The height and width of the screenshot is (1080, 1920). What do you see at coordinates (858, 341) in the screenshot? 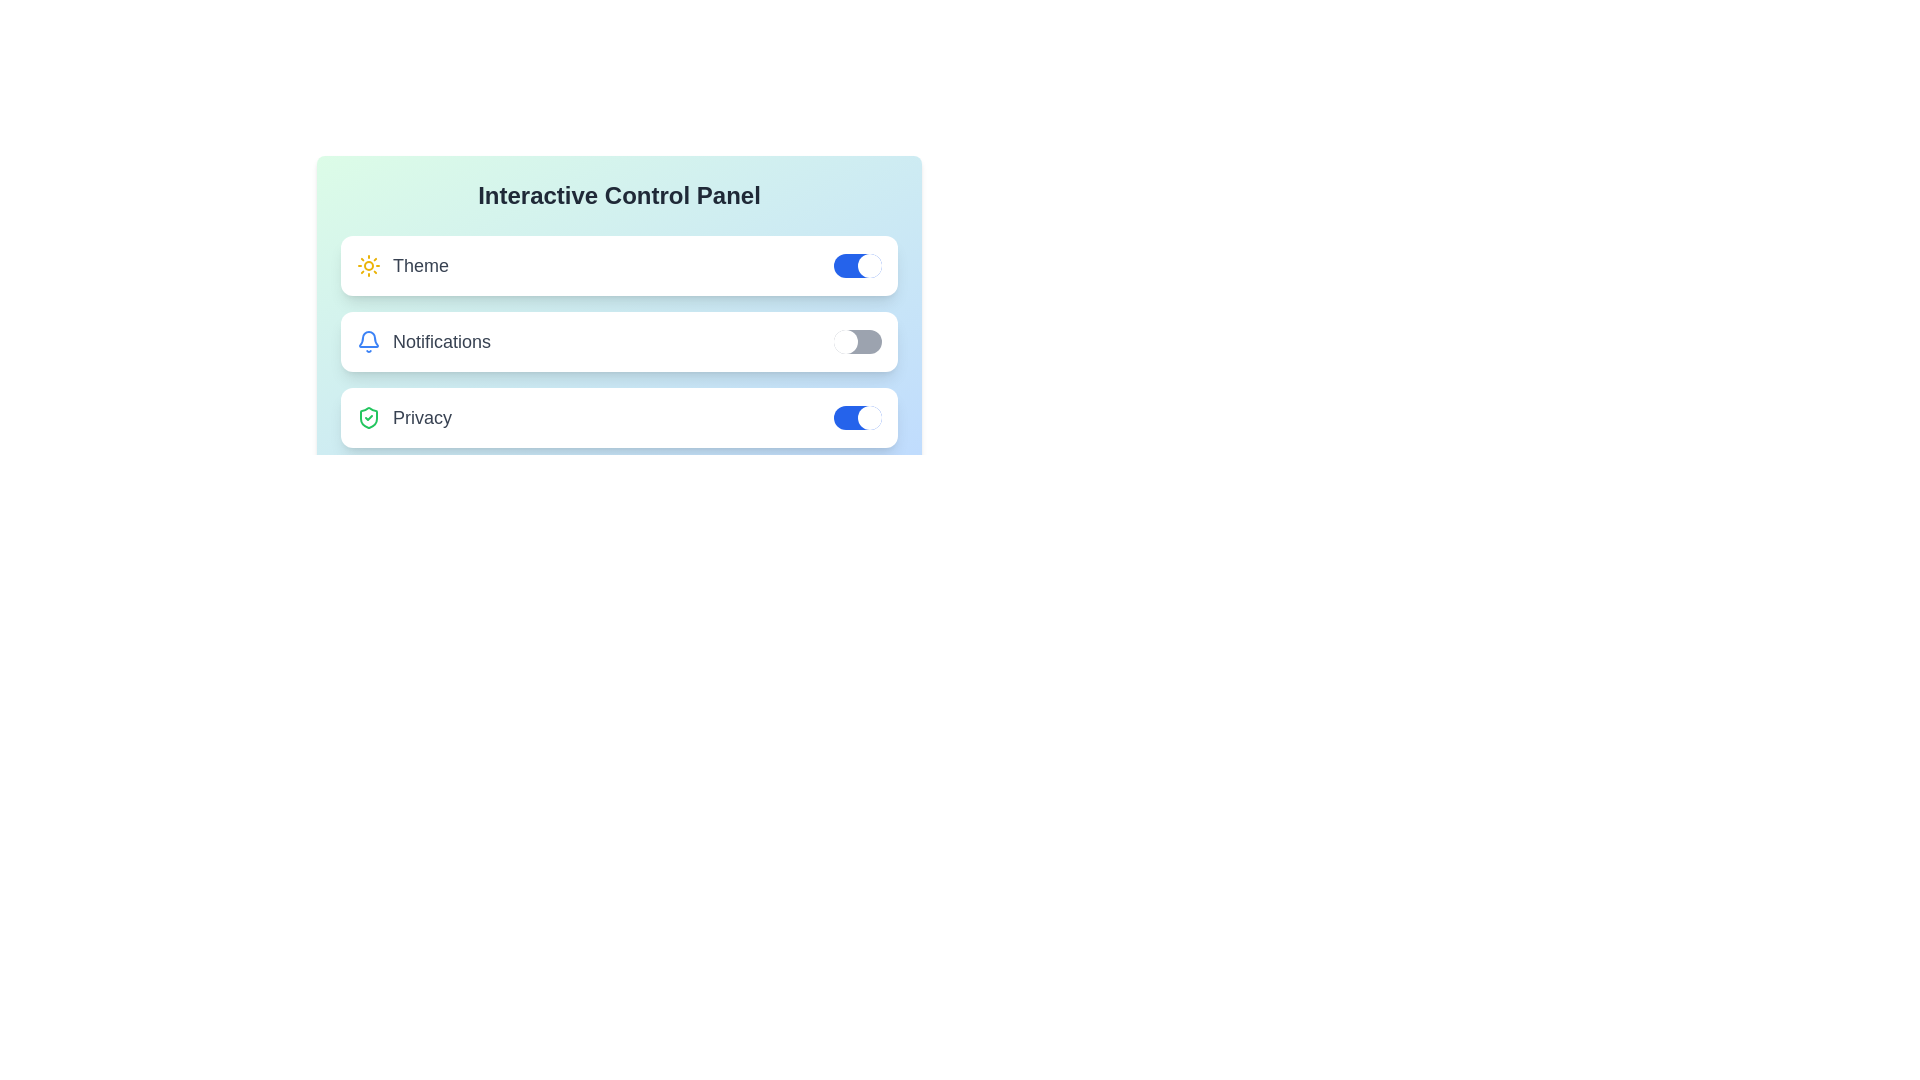
I see `the Notifications switch to toggle it` at bounding box center [858, 341].